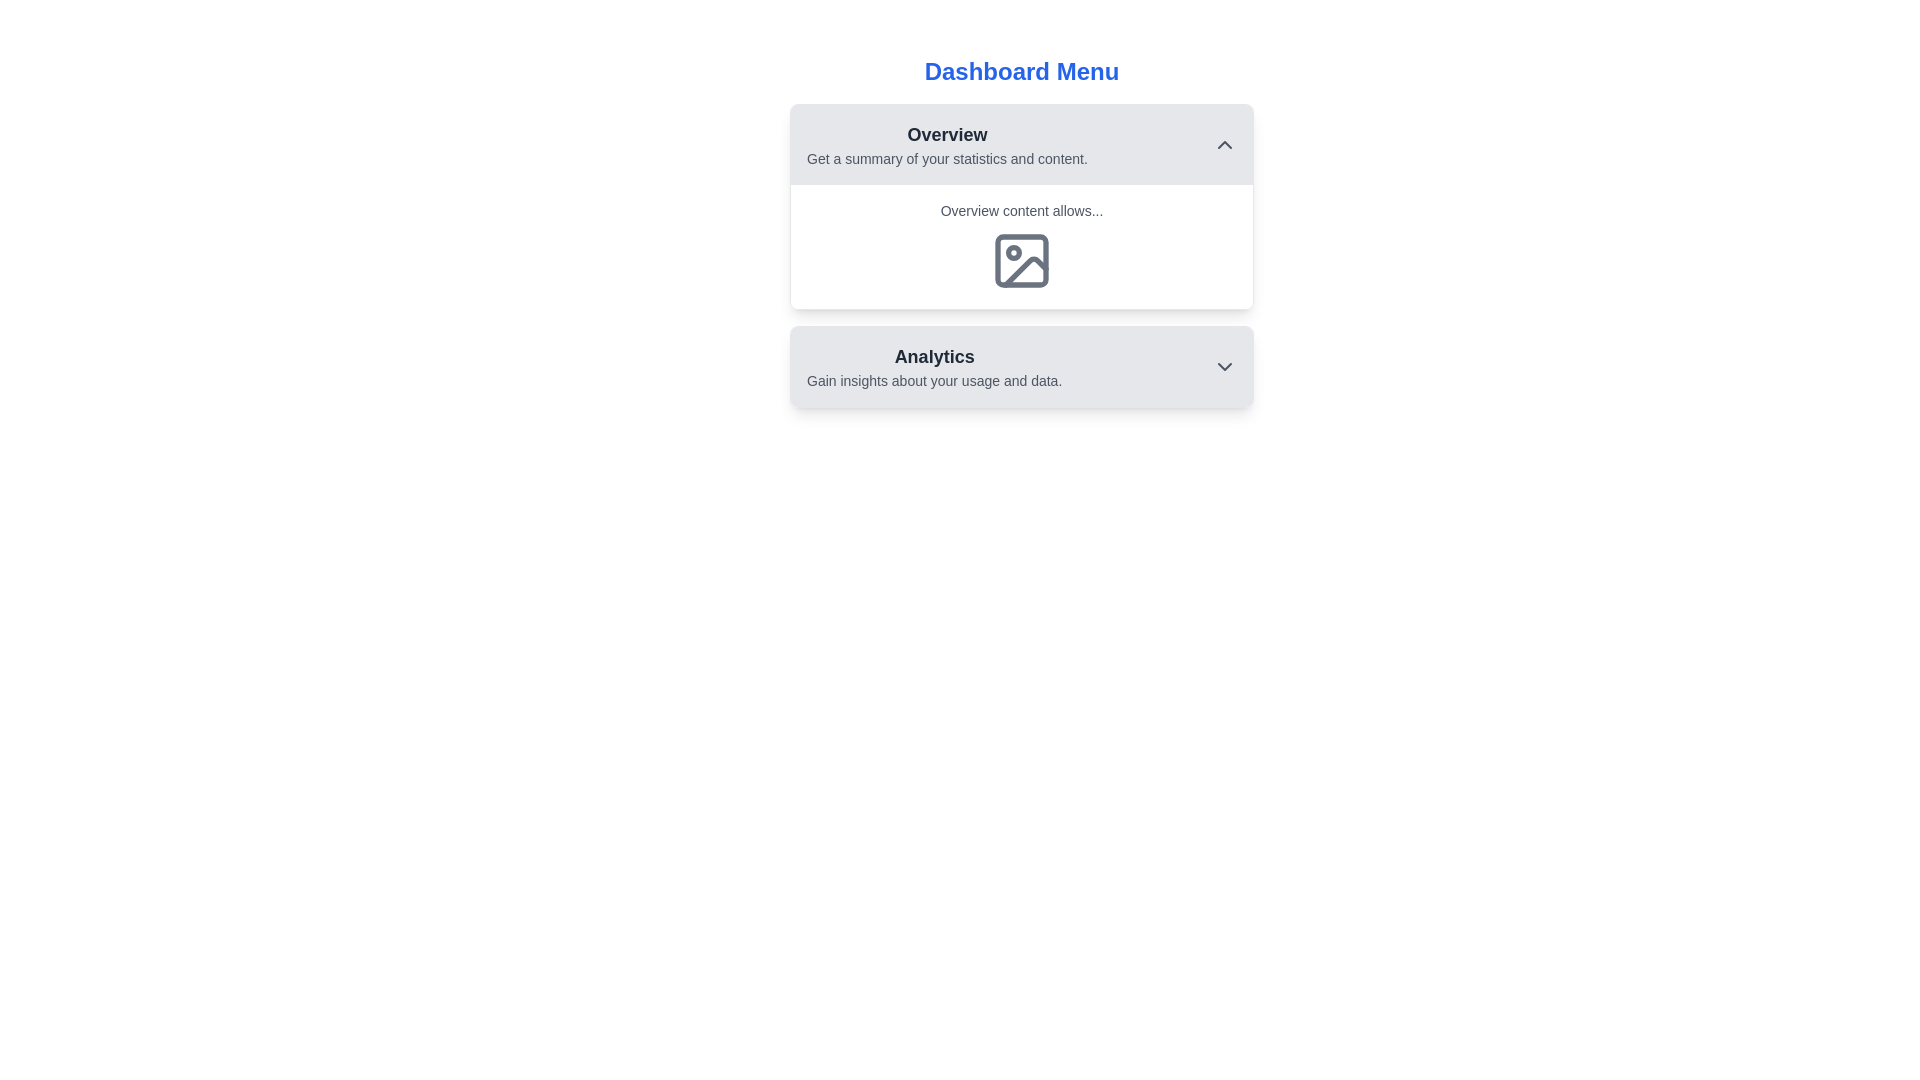 This screenshot has height=1080, width=1920. Describe the element at coordinates (946, 135) in the screenshot. I see `the Text label that serves as a title or heading for the 'Overview' section, which provides a summary of the user's statistics and content` at that location.